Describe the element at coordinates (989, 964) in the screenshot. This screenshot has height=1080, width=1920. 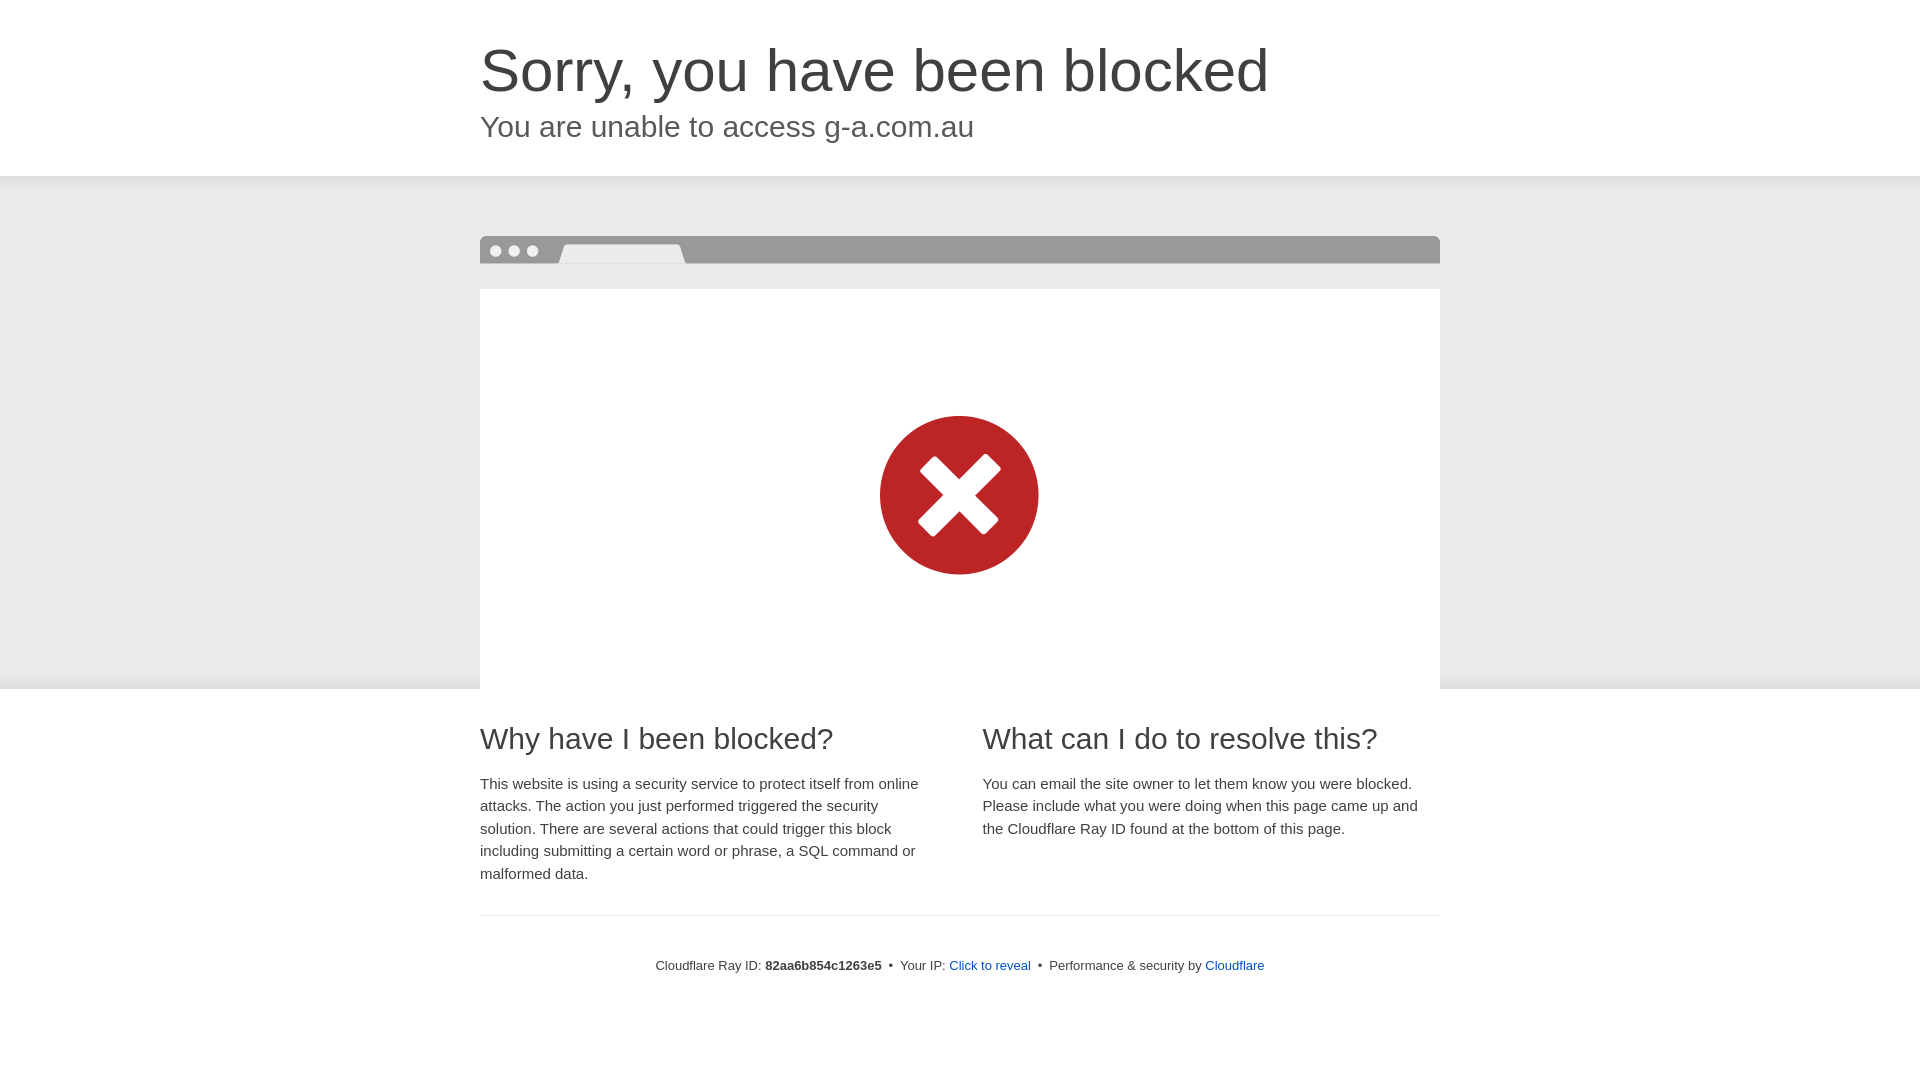
I see `'Click to reveal'` at that location.